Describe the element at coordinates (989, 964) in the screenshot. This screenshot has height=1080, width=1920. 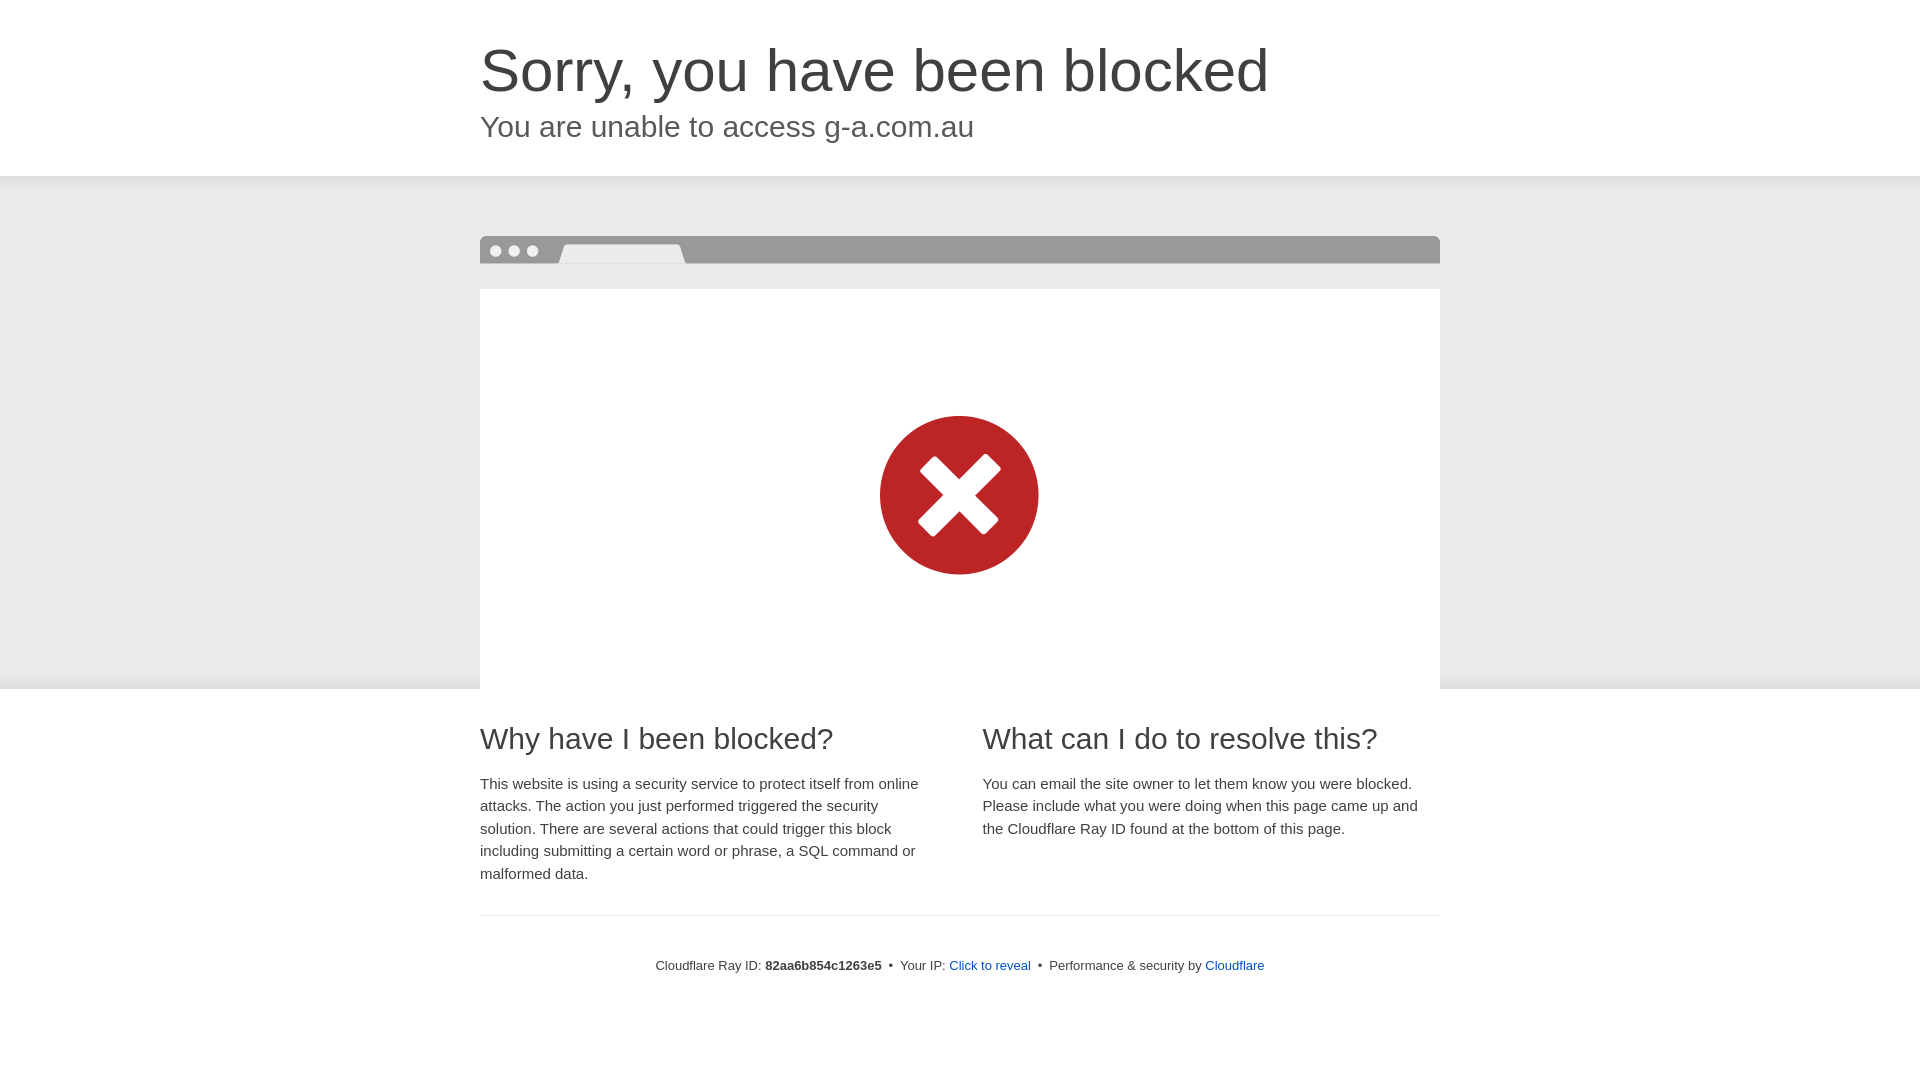
I see `'Click to reveal'` at that location.